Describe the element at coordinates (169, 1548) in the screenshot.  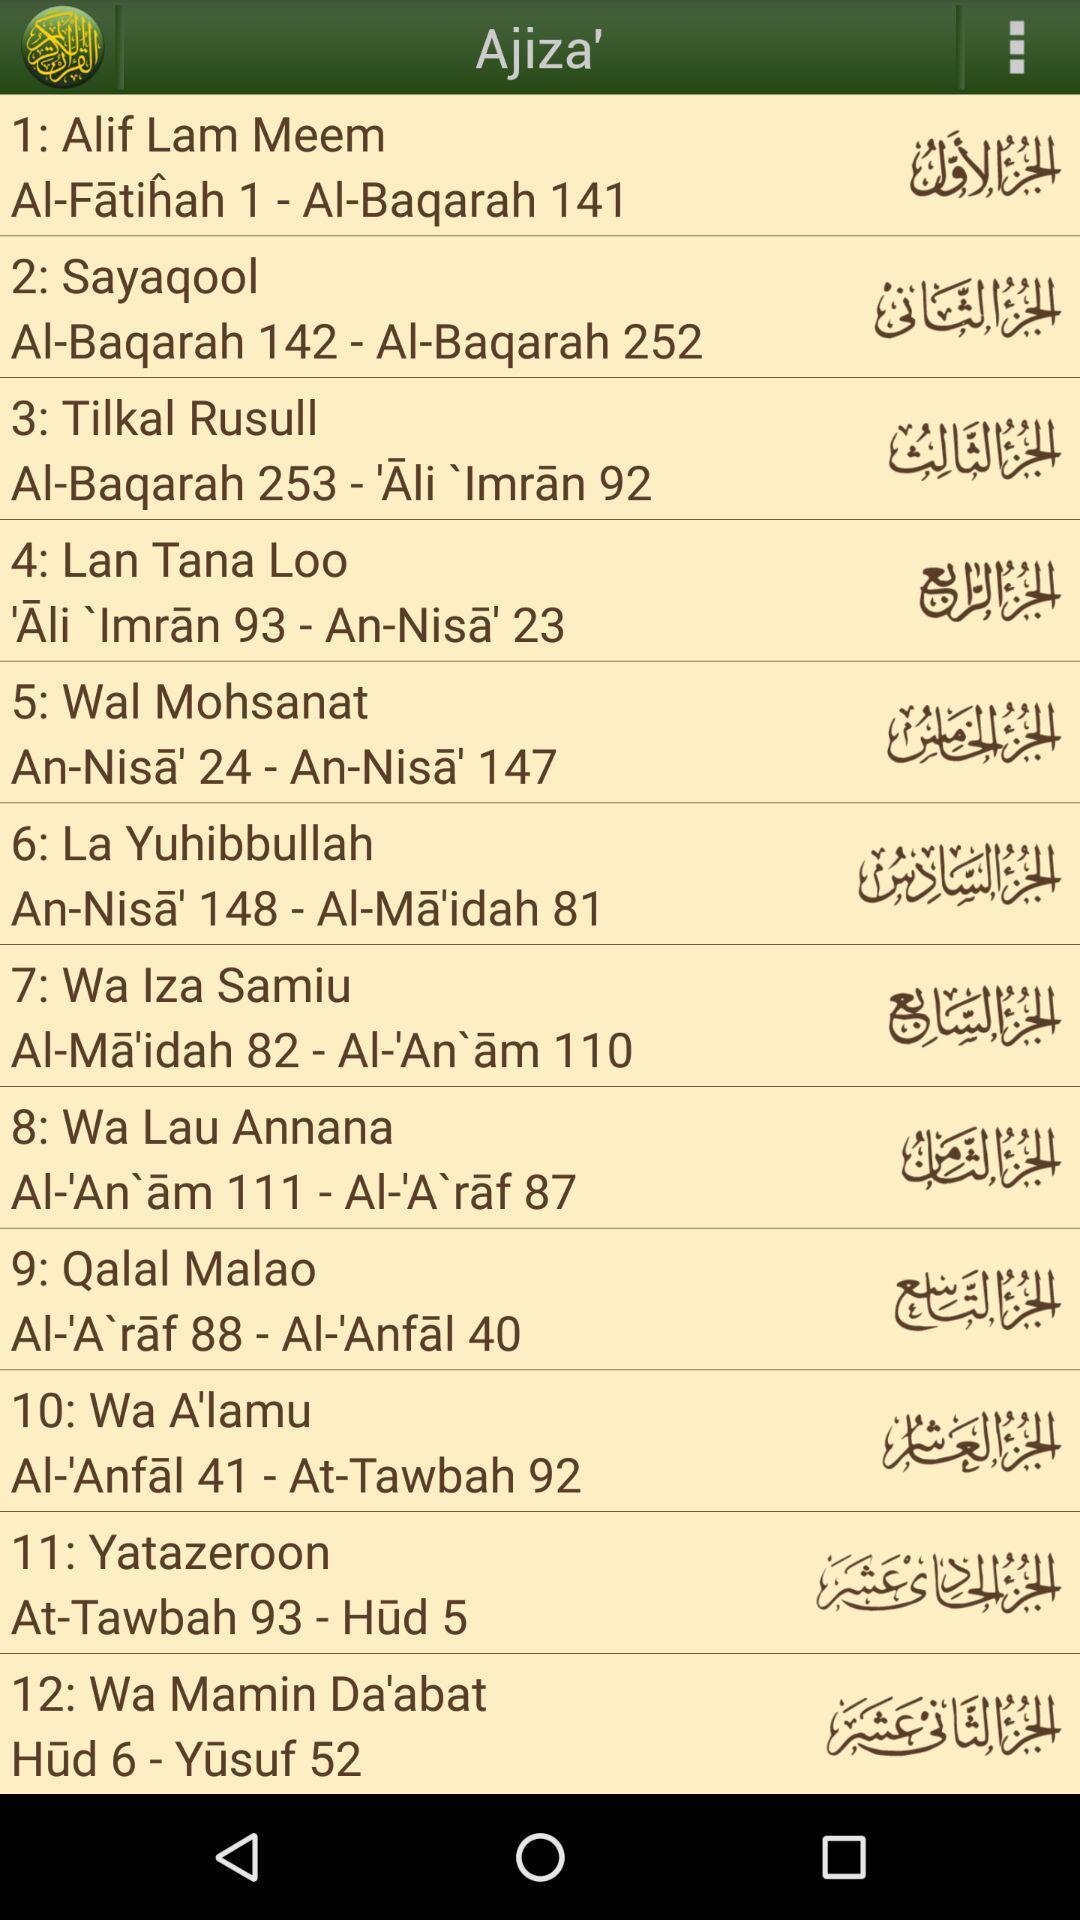
I see `the app above the at tawbah 93 app` at that location.